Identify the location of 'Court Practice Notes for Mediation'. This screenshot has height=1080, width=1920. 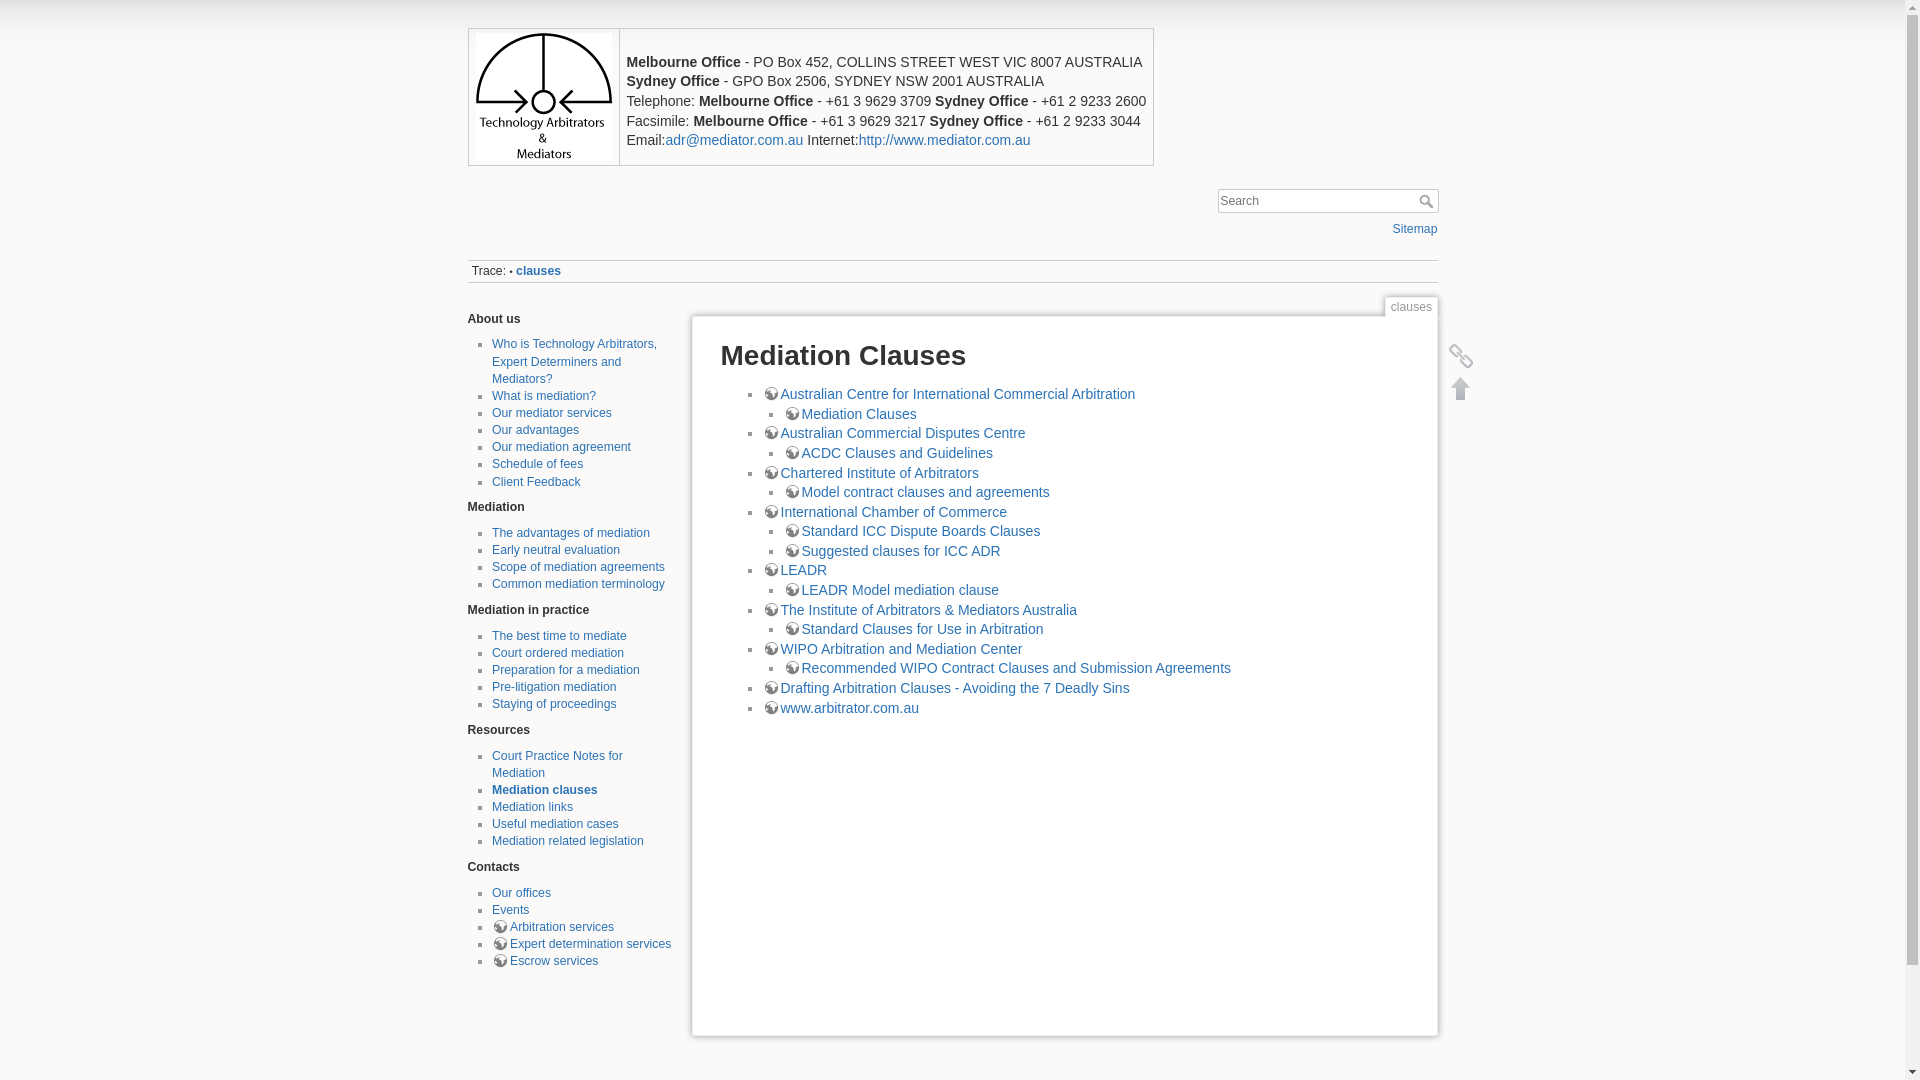
(557, 764).